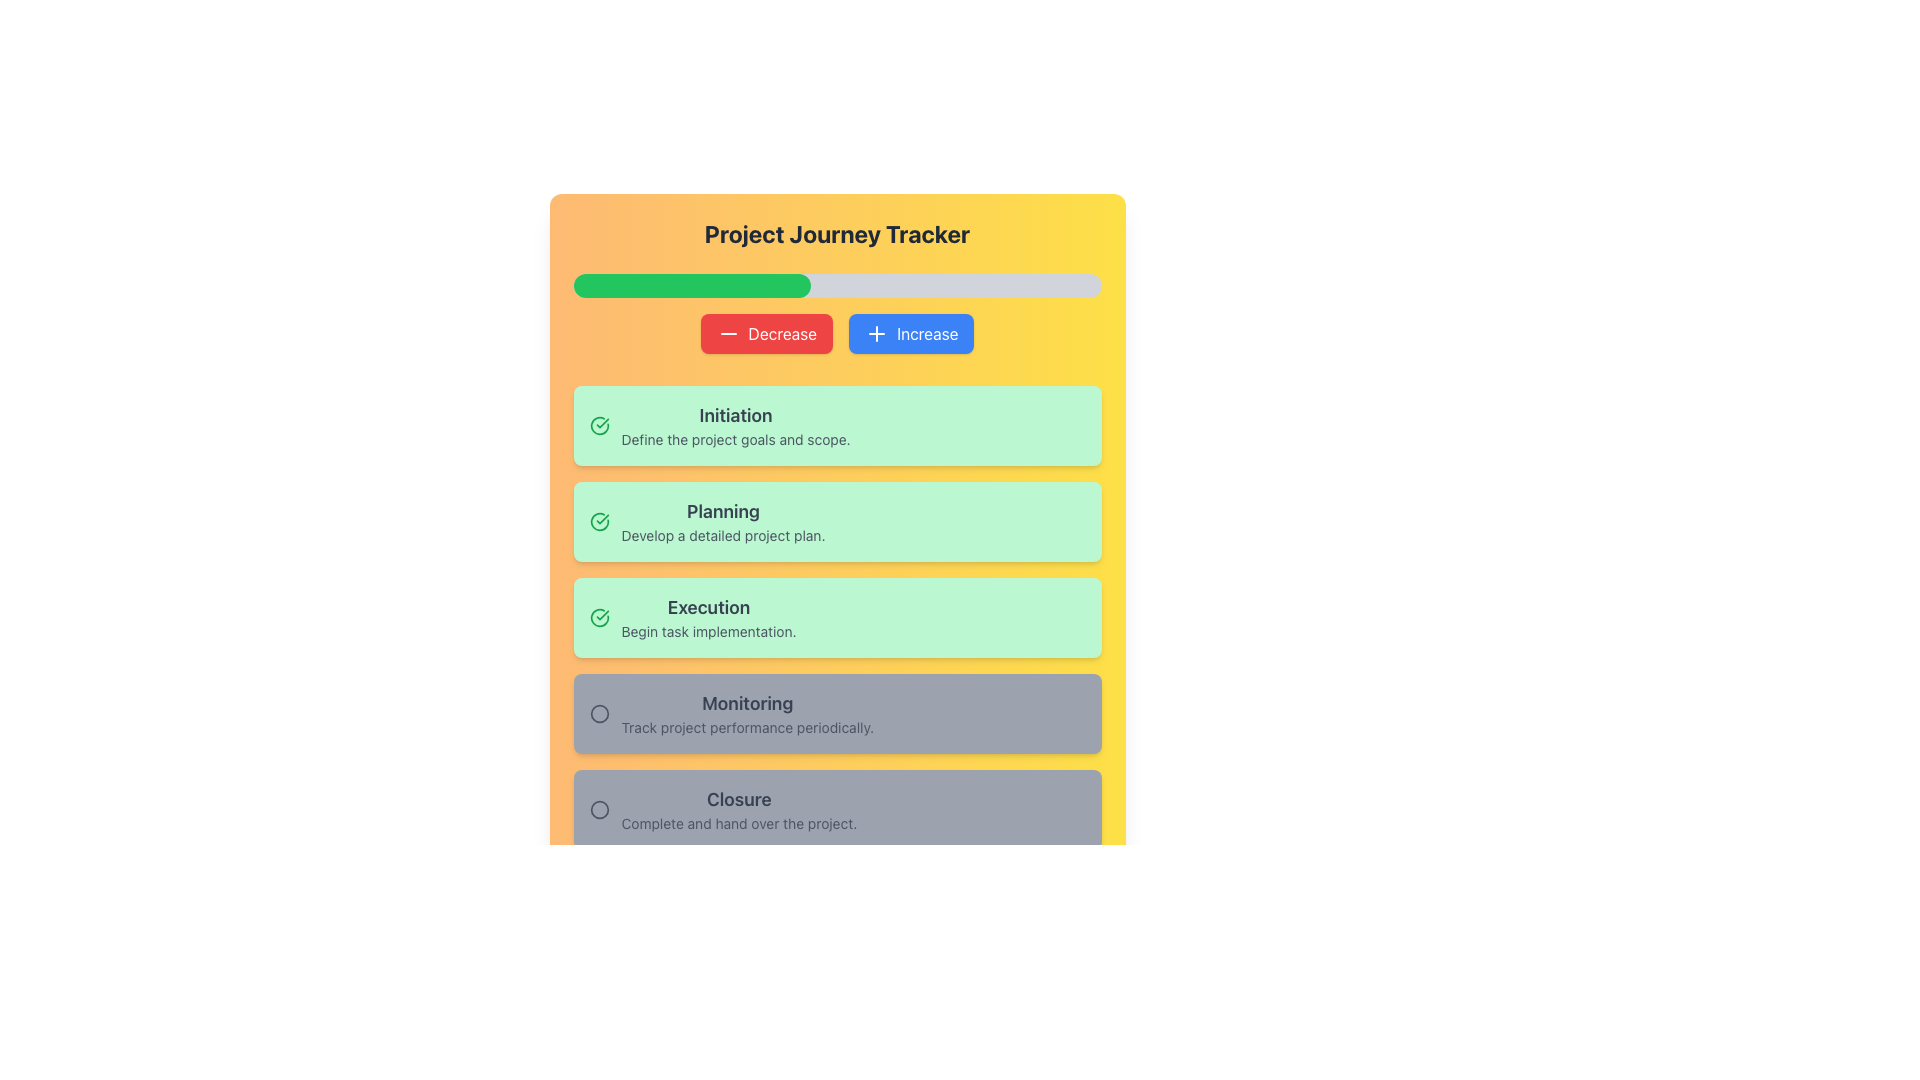  Describe the element at coordinates (837, 285) in the screenshot. I see `the progress bar located beneath the title 'Project Journey Tracker' and above the 'Decrease' and 'Increase' buttons` at that location.